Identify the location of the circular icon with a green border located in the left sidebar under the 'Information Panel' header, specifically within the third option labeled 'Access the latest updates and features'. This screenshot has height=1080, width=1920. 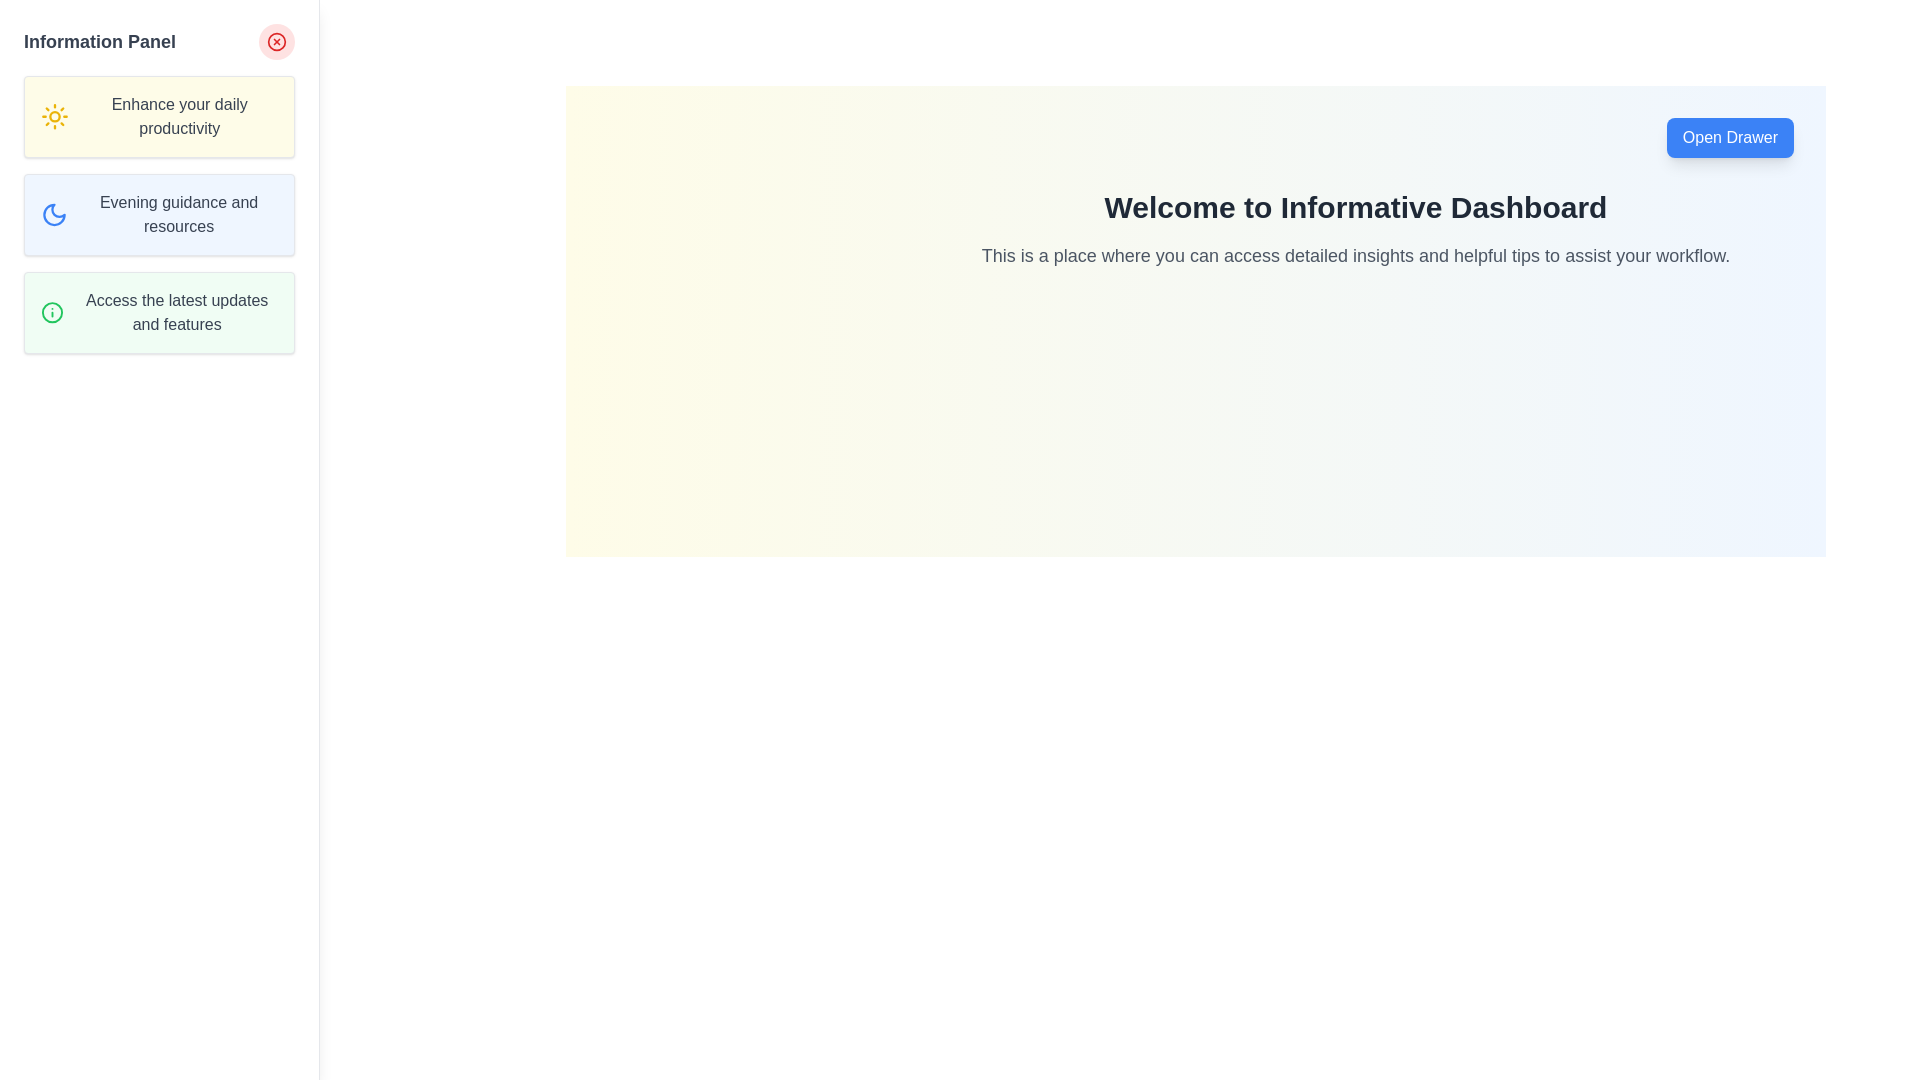
(52, 312).